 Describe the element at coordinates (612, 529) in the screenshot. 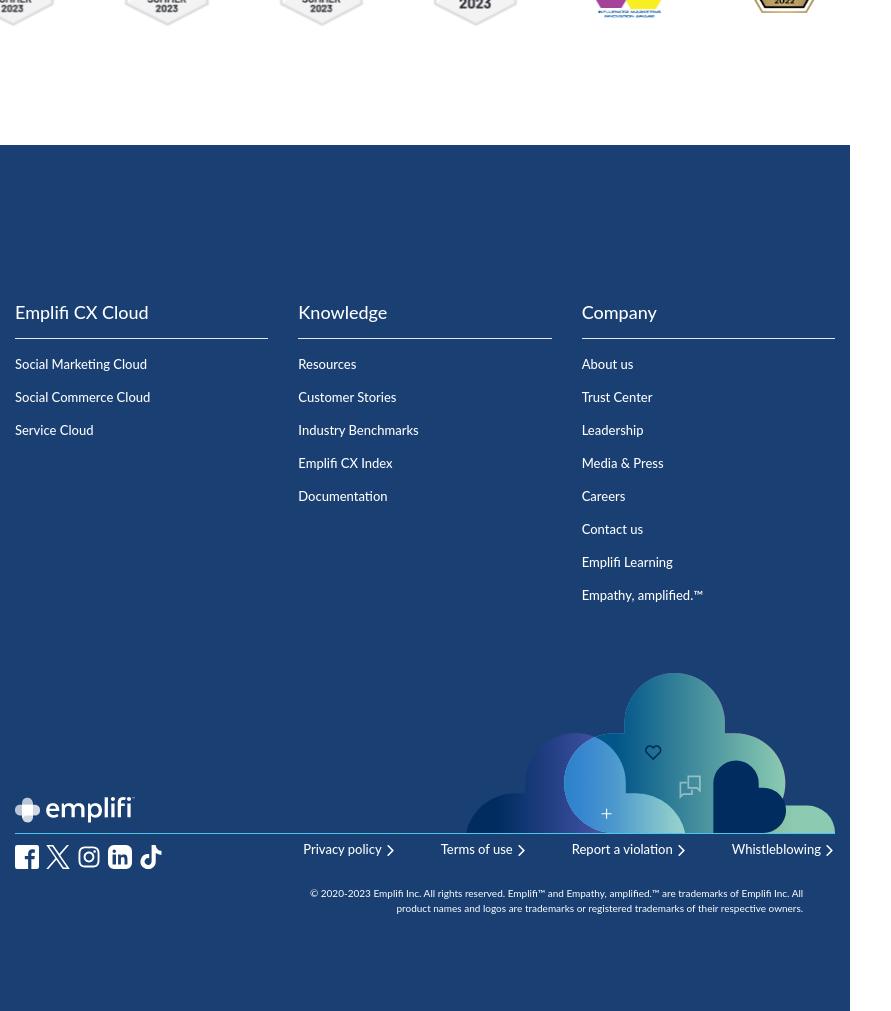

I see `'Contact us'` at that location.